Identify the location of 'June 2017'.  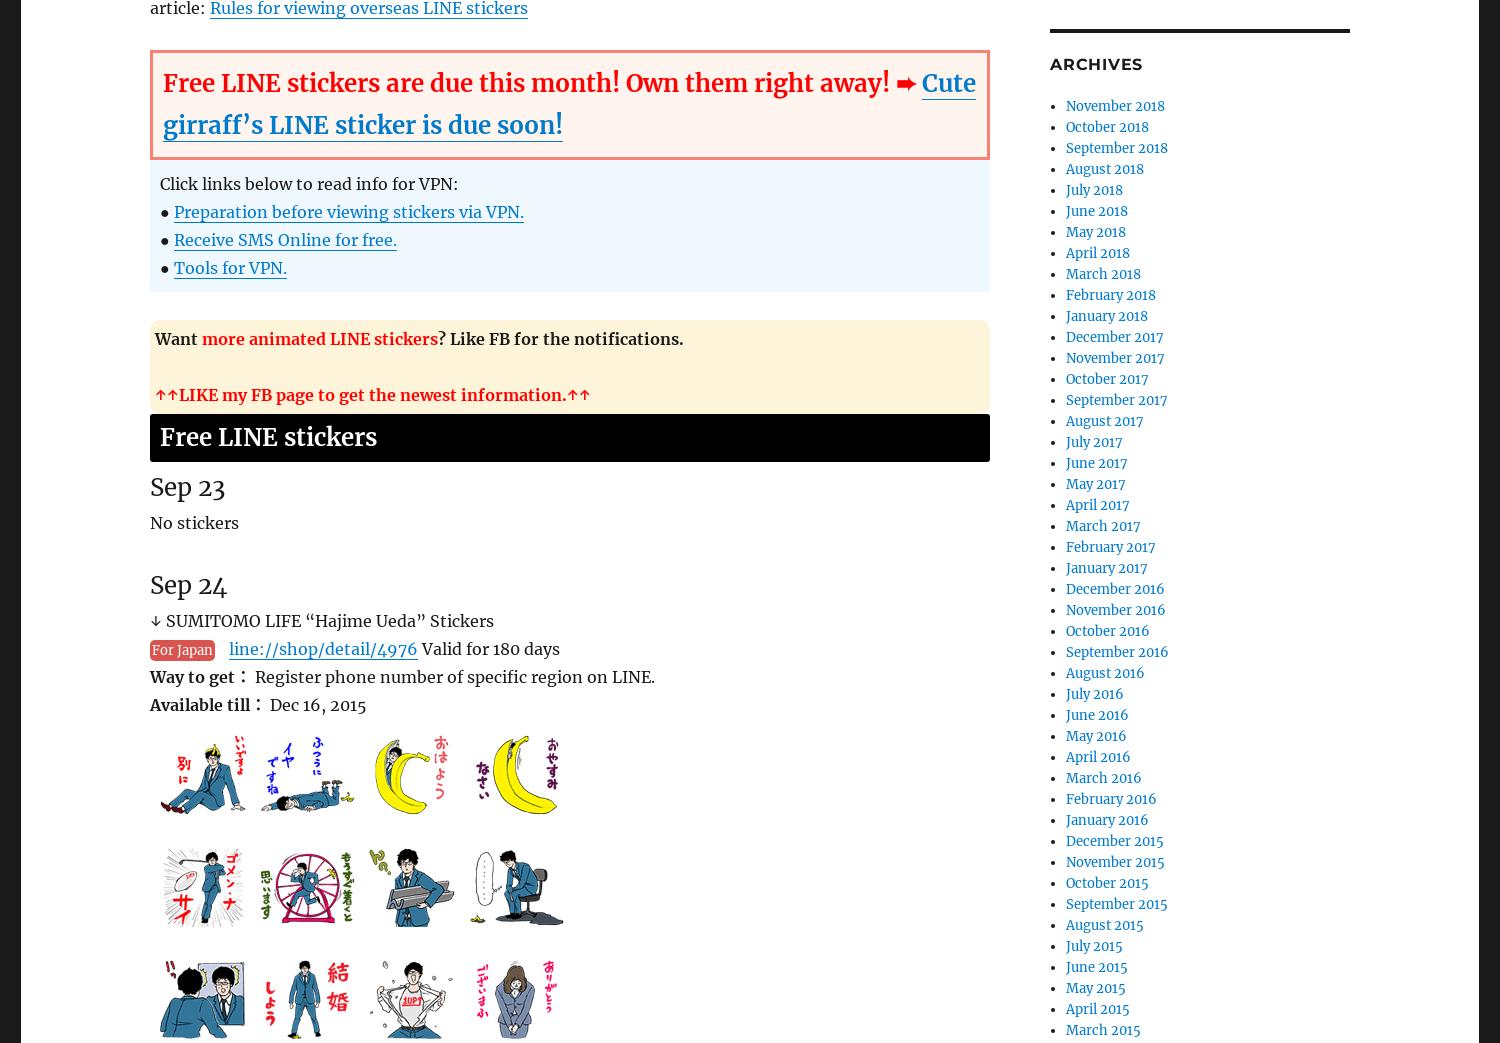
(1065, 461).